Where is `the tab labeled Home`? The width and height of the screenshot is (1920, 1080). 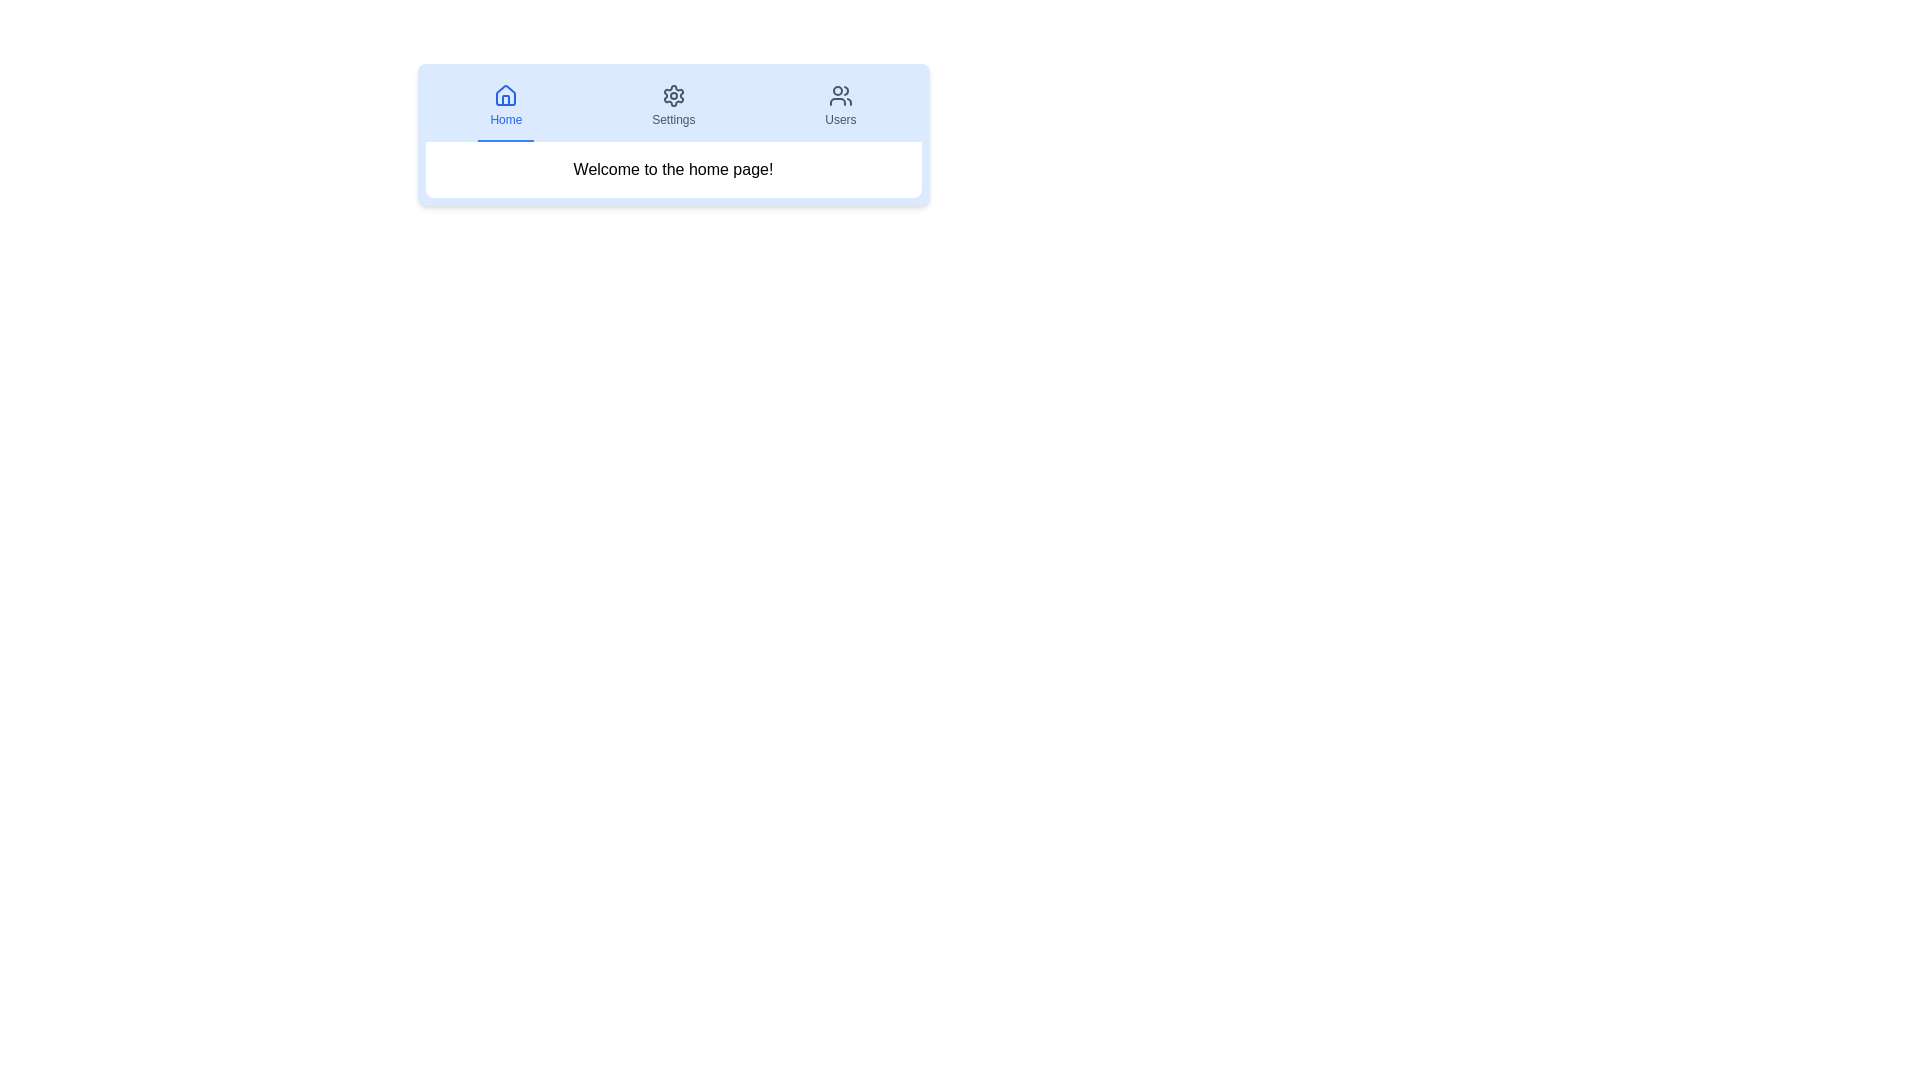
the tab labeled Home is located at coordinates (506, 107).